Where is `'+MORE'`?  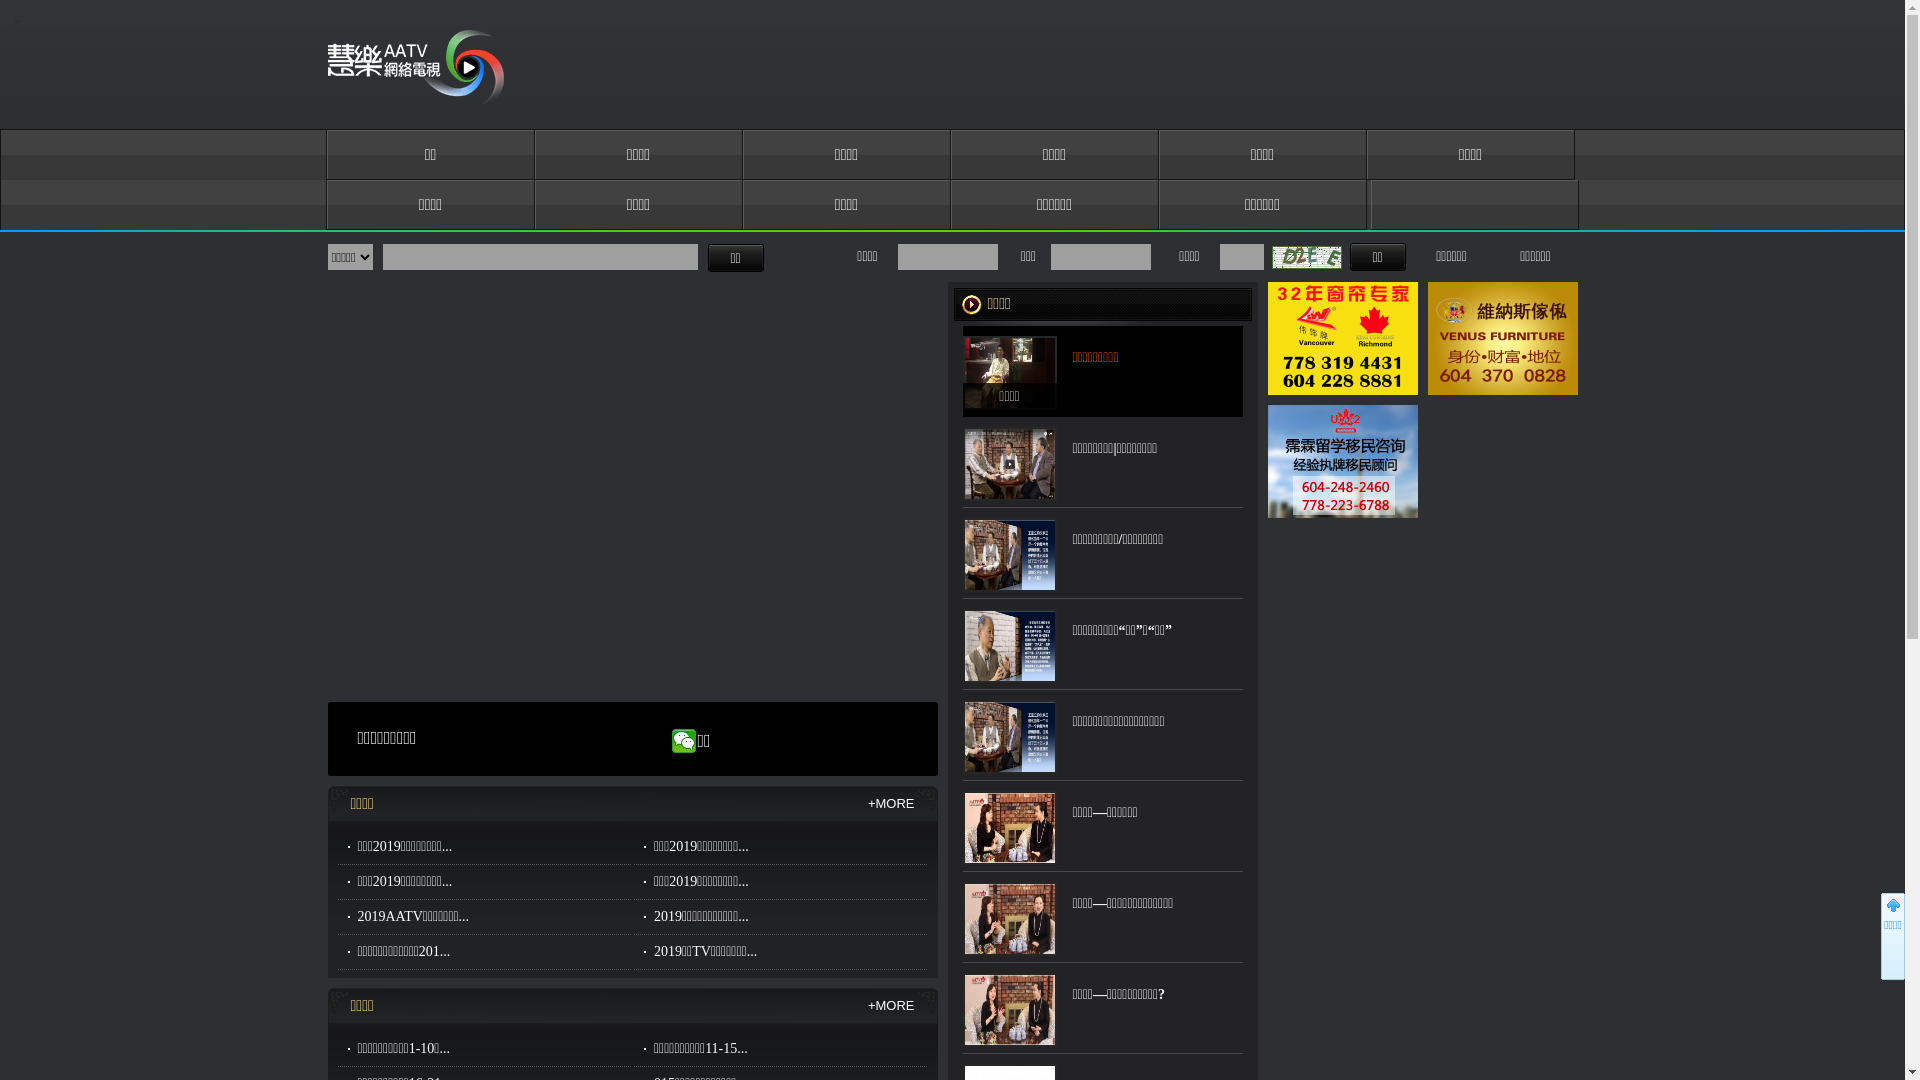 '+MORE' is located at coordinates (890, 1006).